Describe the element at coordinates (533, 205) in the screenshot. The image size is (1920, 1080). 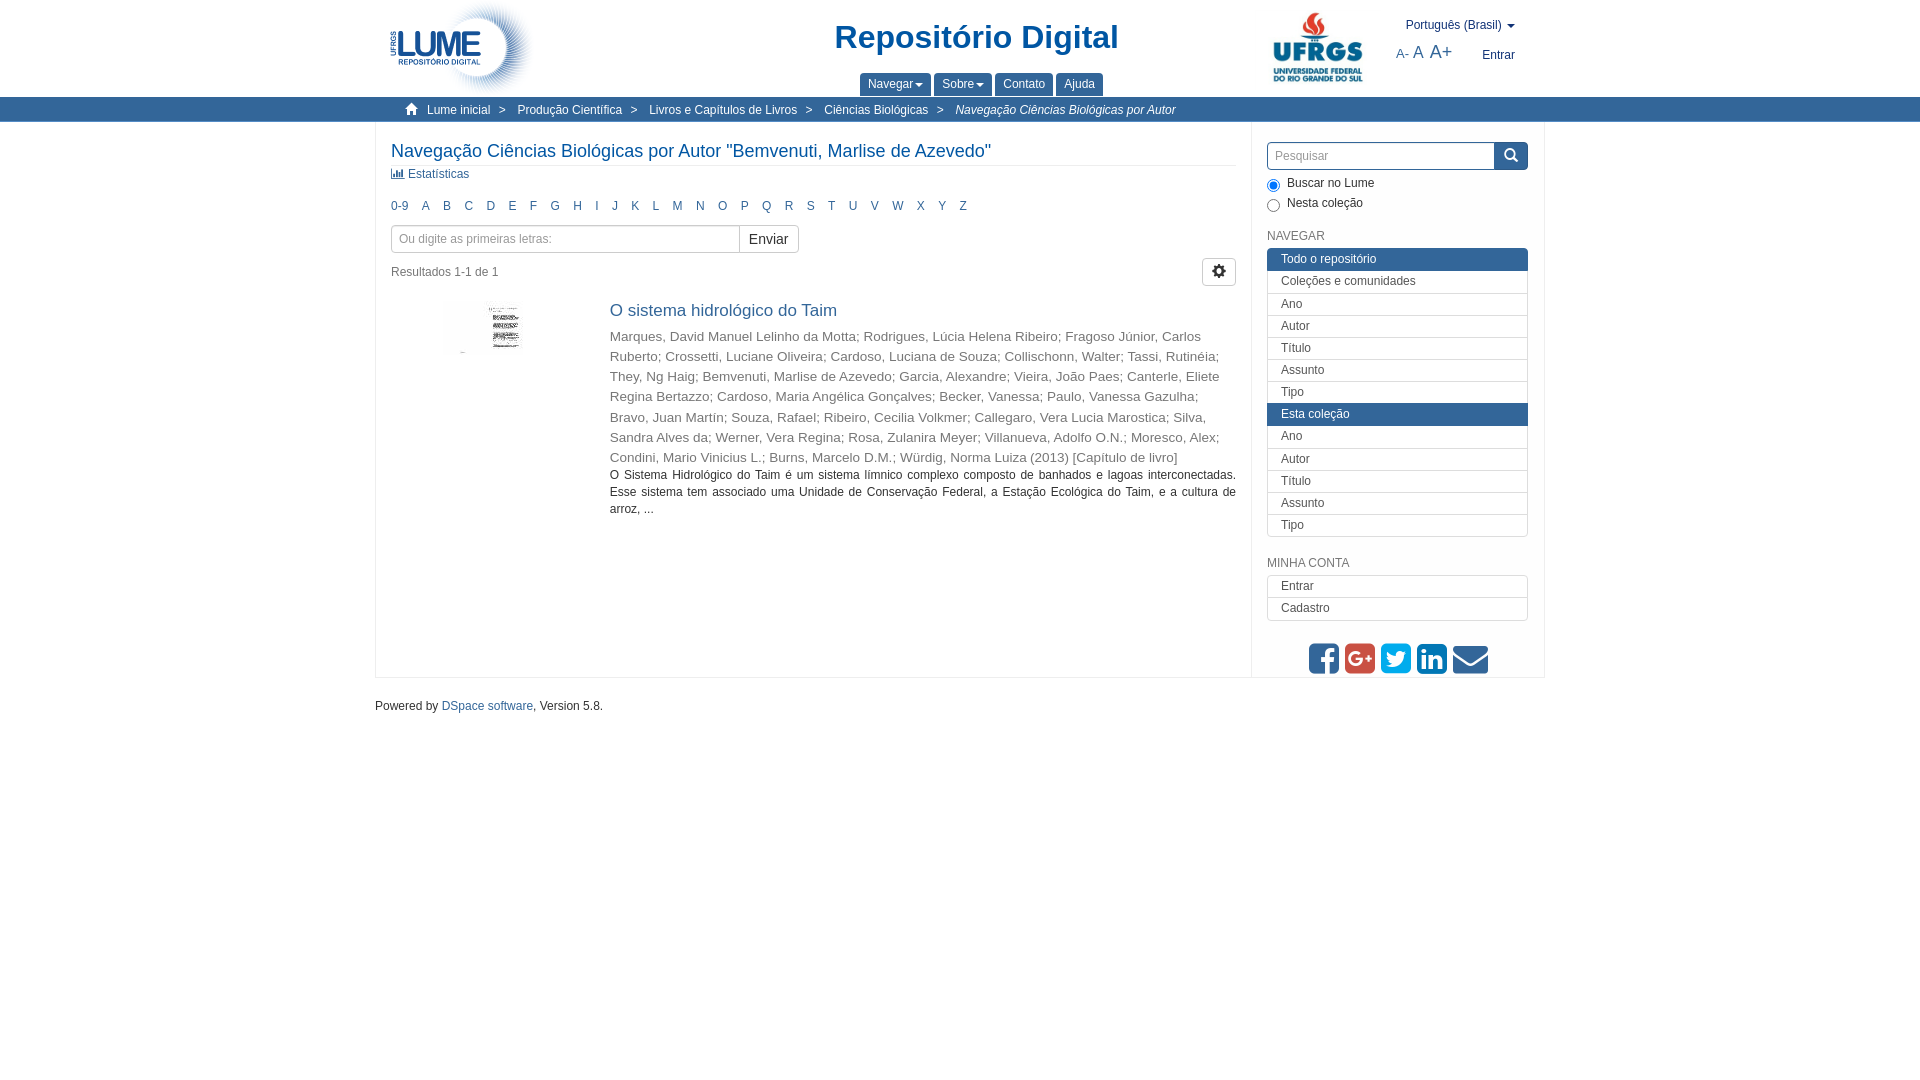
I see `'F'` at that location.